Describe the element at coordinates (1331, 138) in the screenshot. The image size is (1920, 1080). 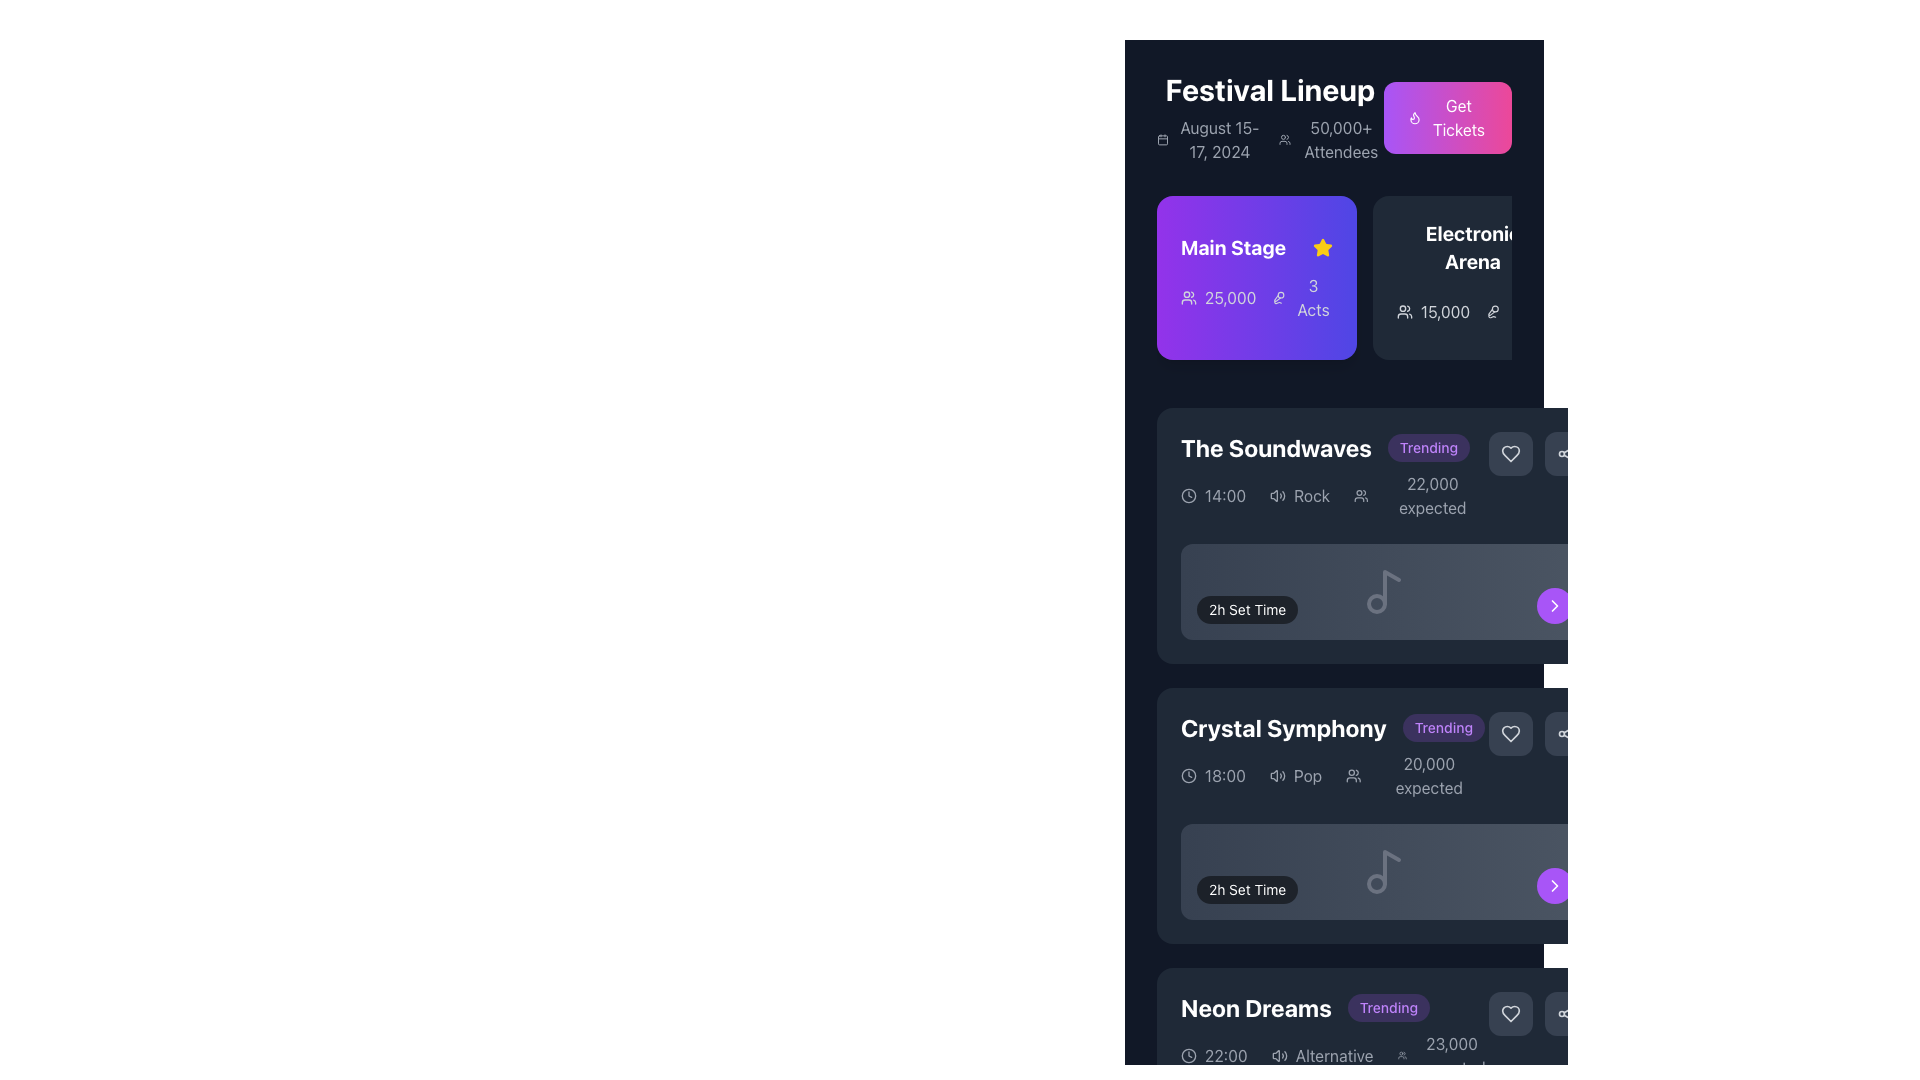
I see `information displayed in the text element showing '50,000+ Attendees' located under the 'Festival Lineup' heading, positioned between the 'August 15-17, 2024' text and the pink 'Get Tickets' button` at that location.